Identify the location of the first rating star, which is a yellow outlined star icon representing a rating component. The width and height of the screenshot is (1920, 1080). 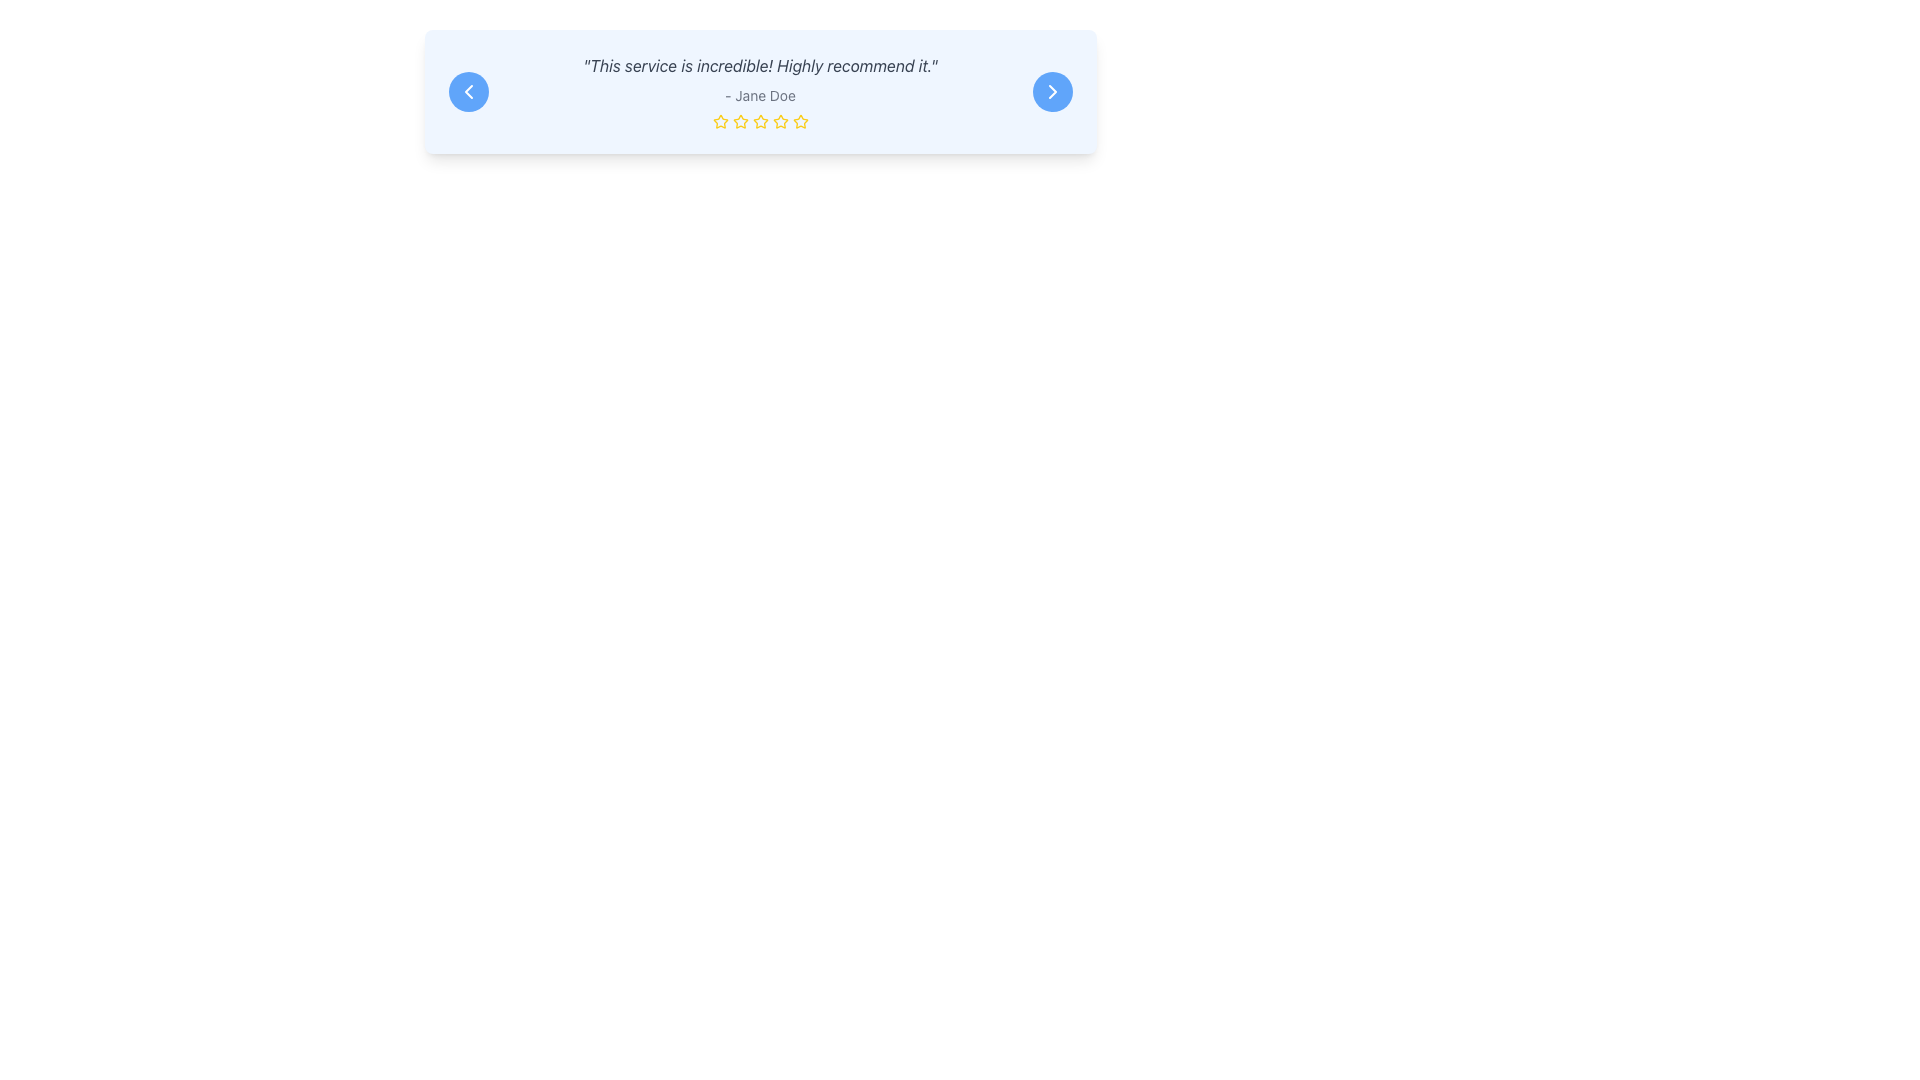
(720, 122).